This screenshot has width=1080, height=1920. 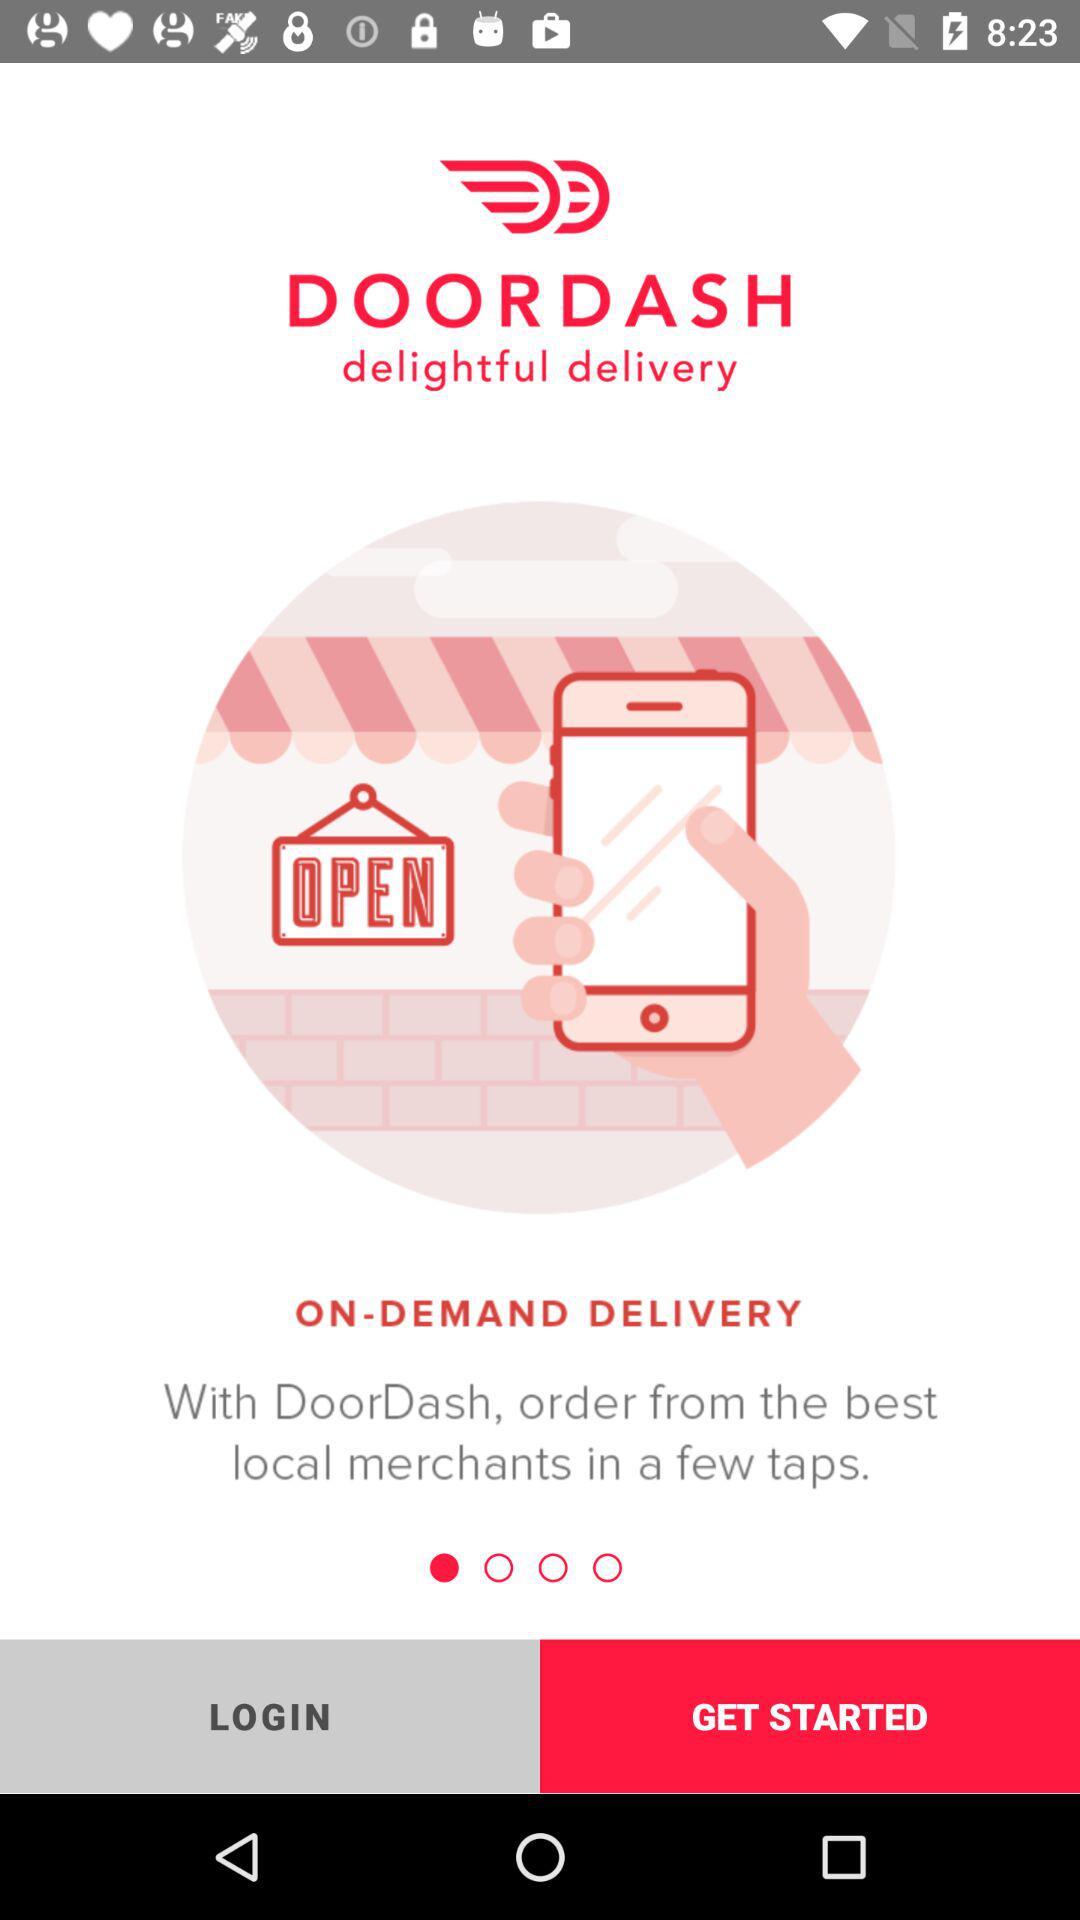 I want to click on item to the left of get started item, so click(x=270, y=1715).